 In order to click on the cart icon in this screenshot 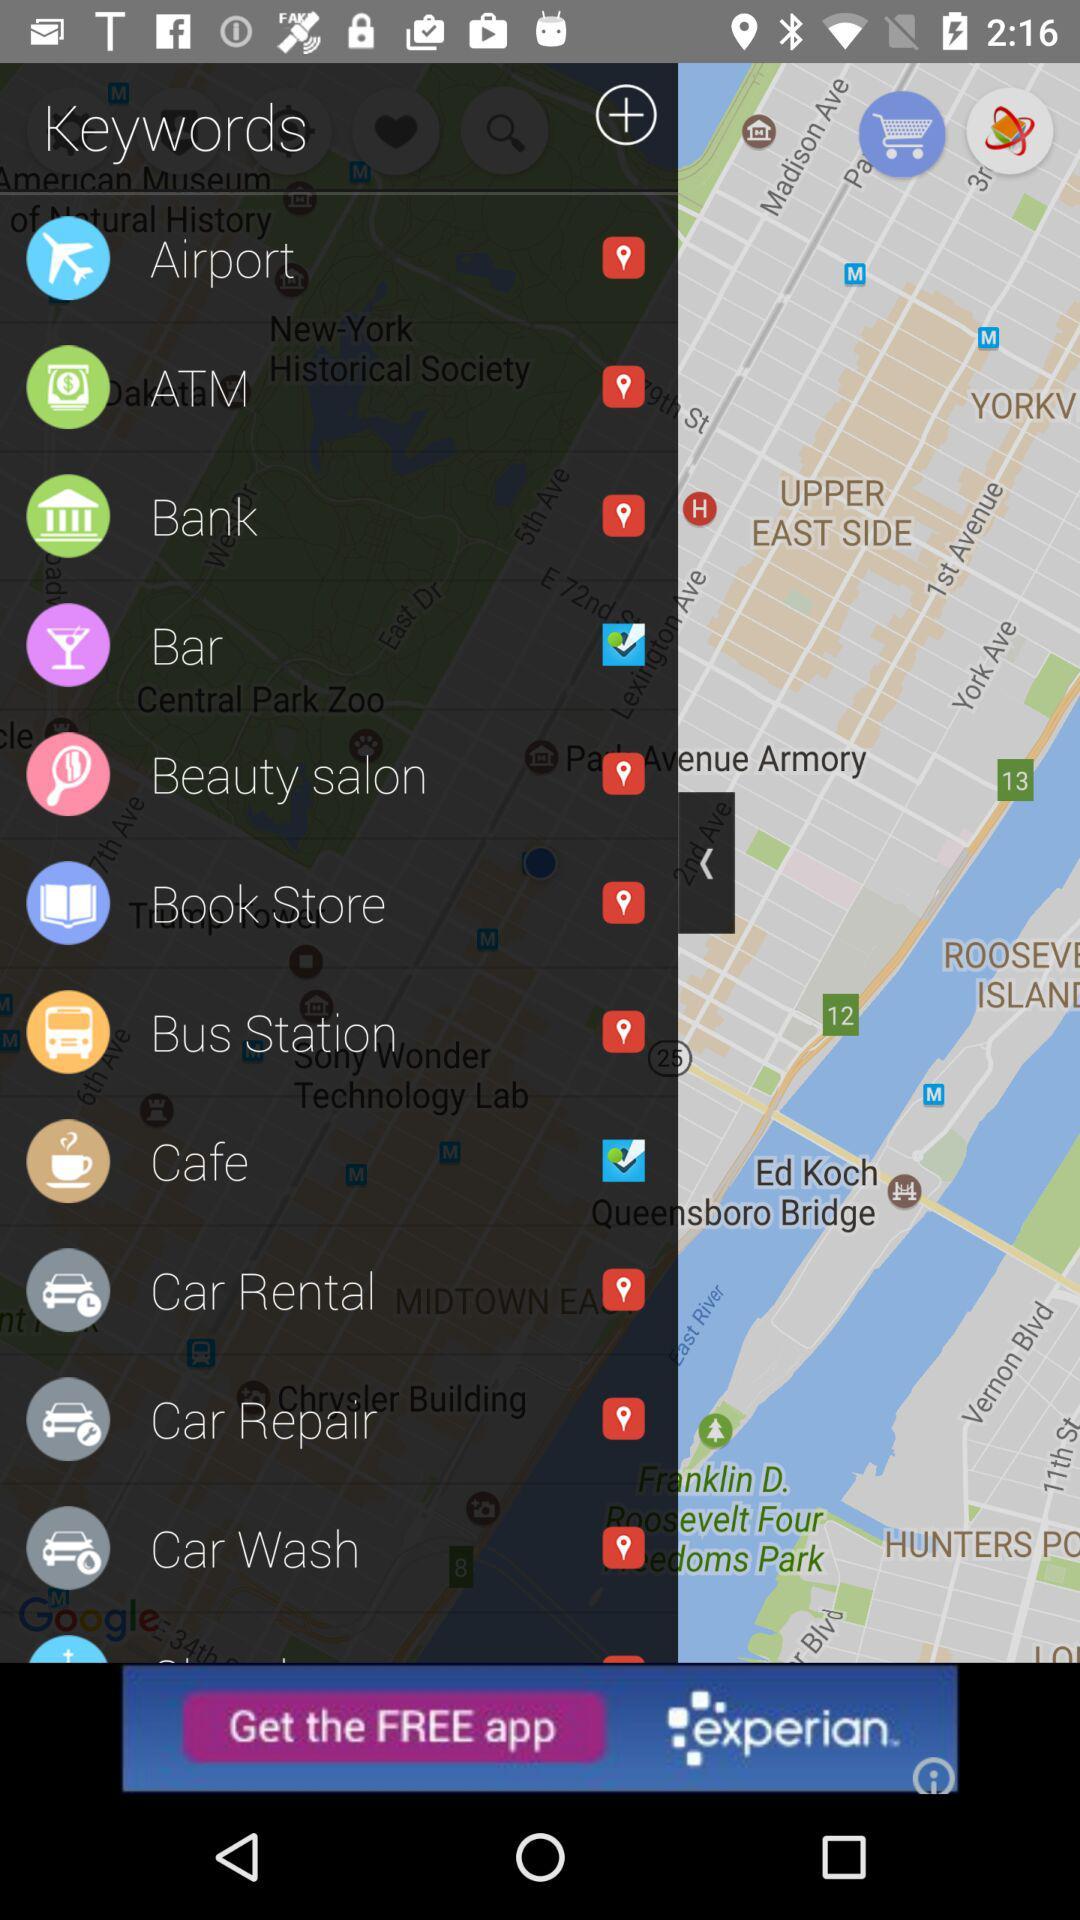, I will do `click(902, 135)`.